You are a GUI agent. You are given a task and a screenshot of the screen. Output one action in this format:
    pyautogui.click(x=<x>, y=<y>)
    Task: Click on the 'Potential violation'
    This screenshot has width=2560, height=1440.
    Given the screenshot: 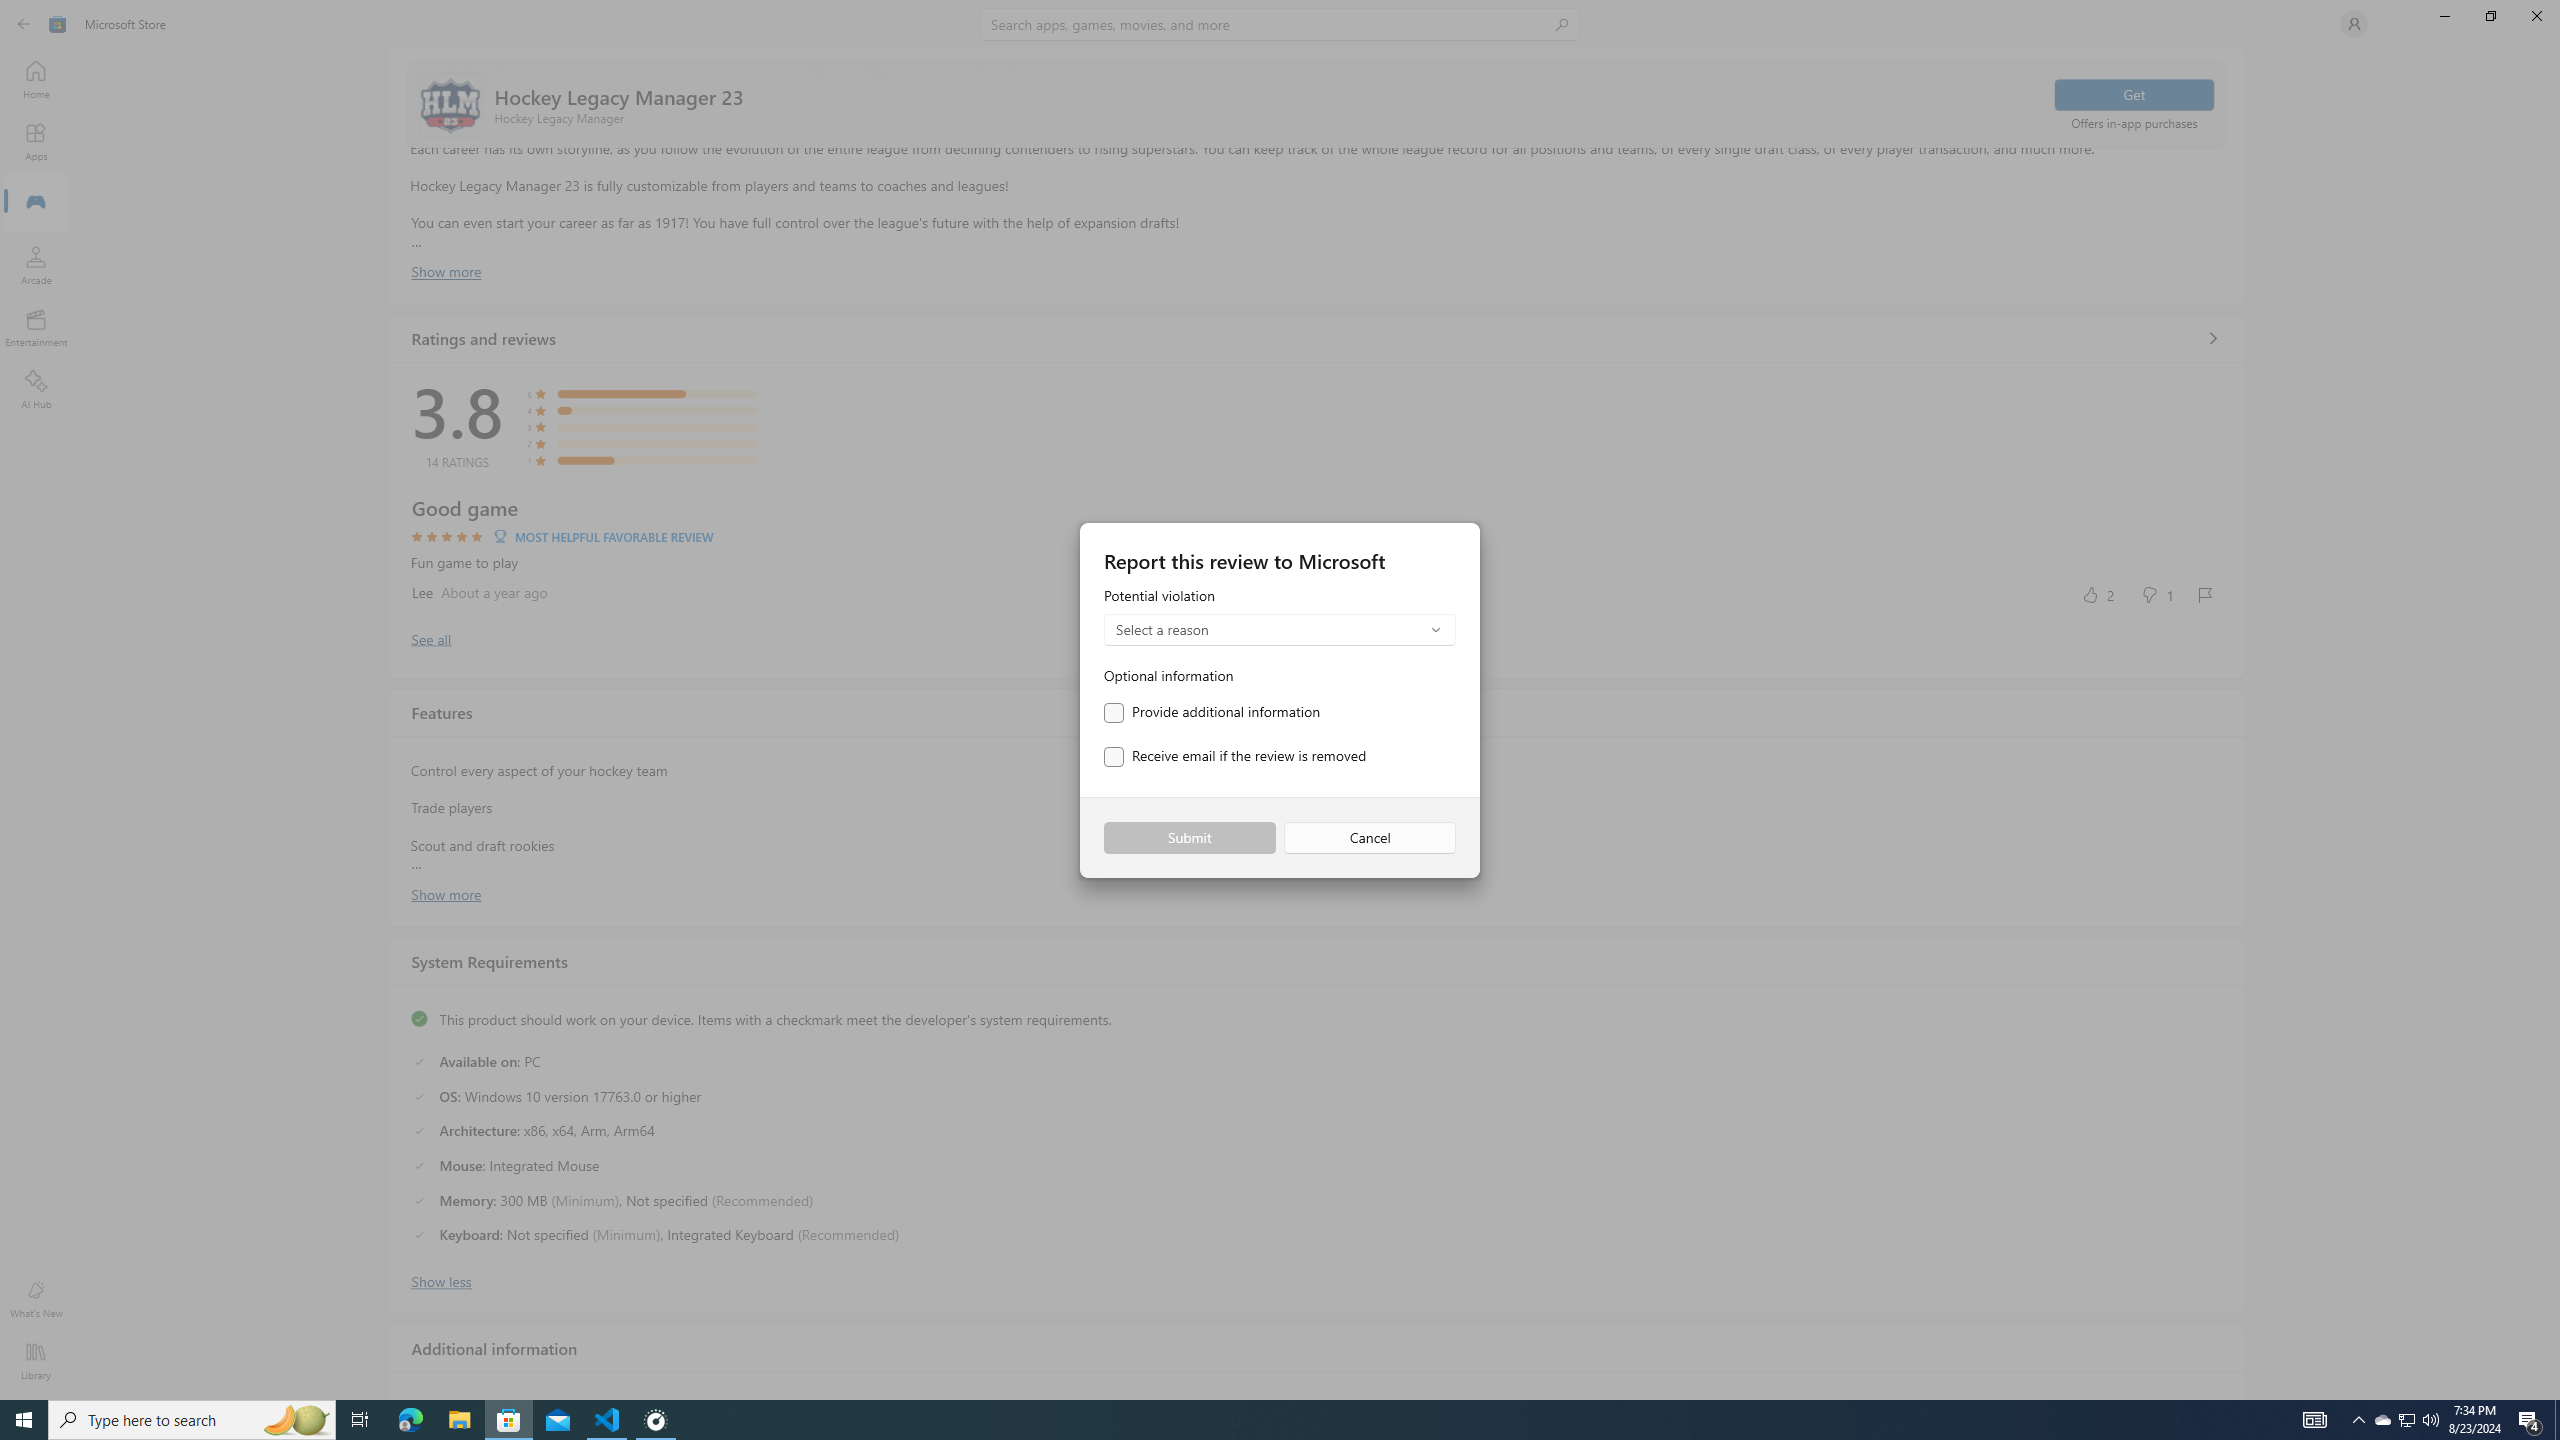 What is the action you would take?
    pyautogui.click(x=1280, y=616)
    